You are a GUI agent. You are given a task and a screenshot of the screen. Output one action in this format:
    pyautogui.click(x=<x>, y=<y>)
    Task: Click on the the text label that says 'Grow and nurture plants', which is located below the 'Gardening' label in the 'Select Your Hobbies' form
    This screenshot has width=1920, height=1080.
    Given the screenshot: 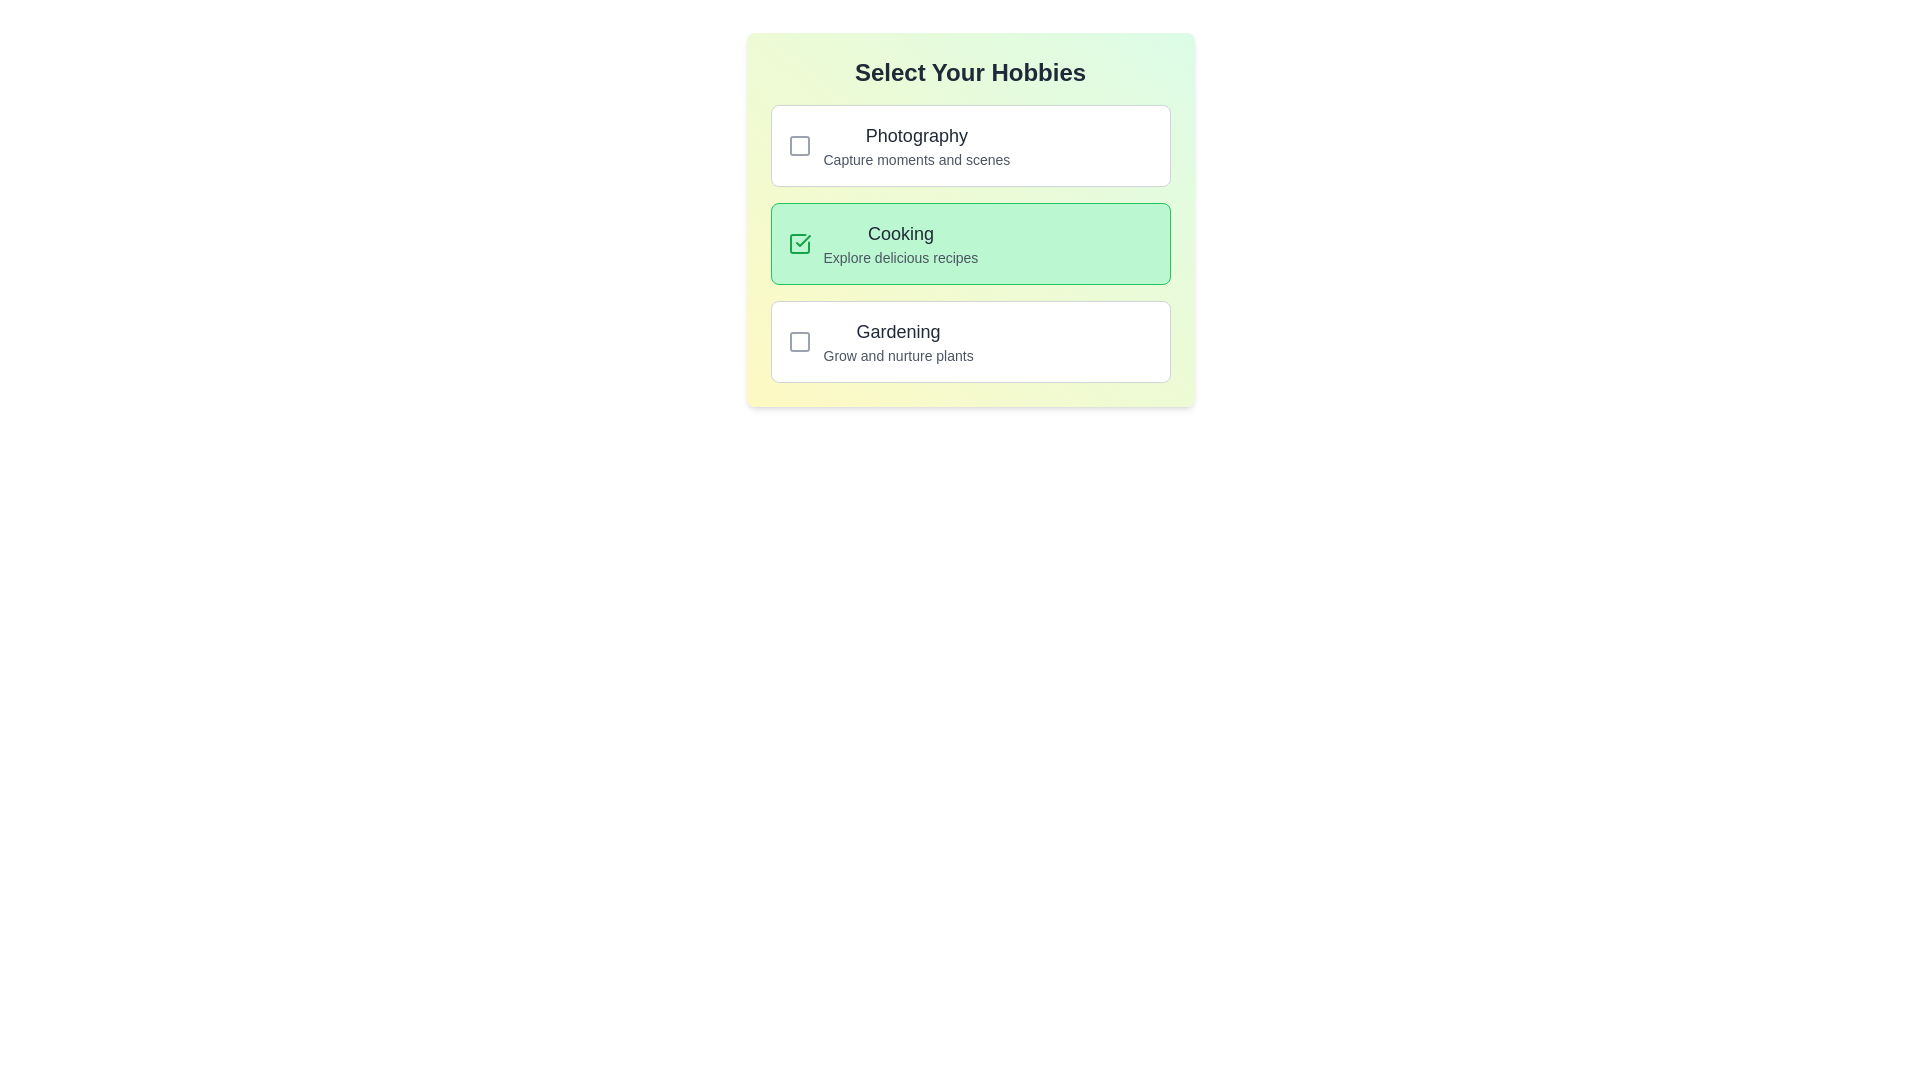 What is the action you would take?
    pyautogui.click(x=897, y=354)
    